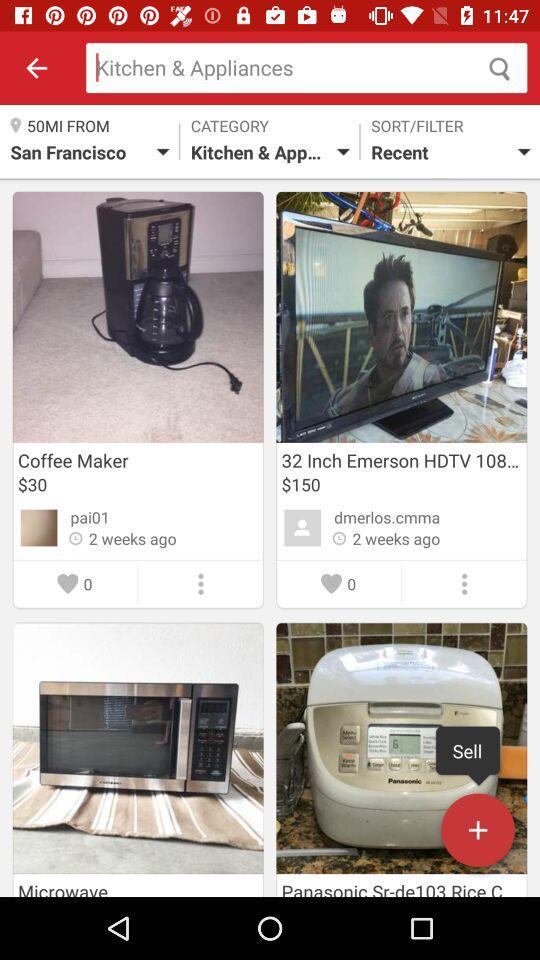  Describe the element at coordinates (401, 317) in the screenshot. I see `image right to coffee maker` at that location.